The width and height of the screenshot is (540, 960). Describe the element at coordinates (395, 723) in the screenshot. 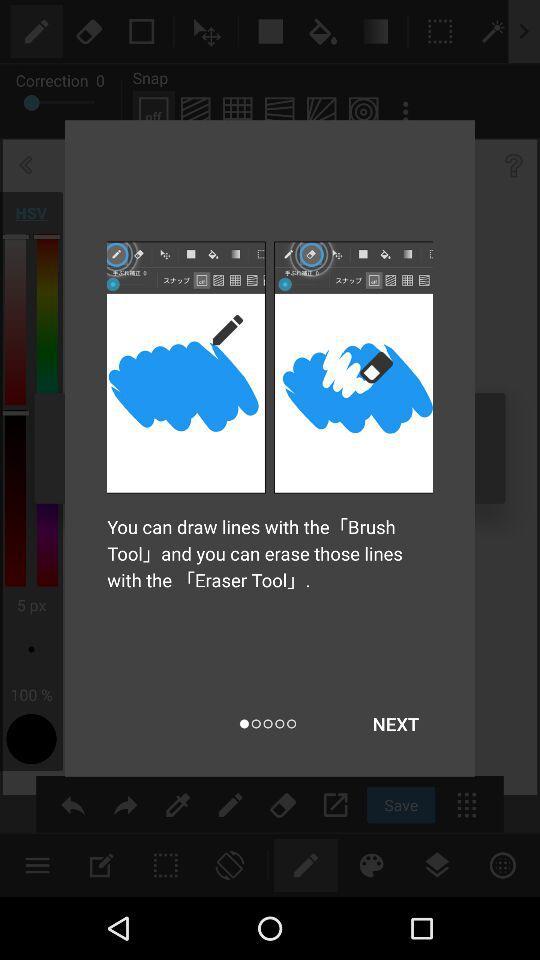

I see `the icon at the bottom right corner` at that location.